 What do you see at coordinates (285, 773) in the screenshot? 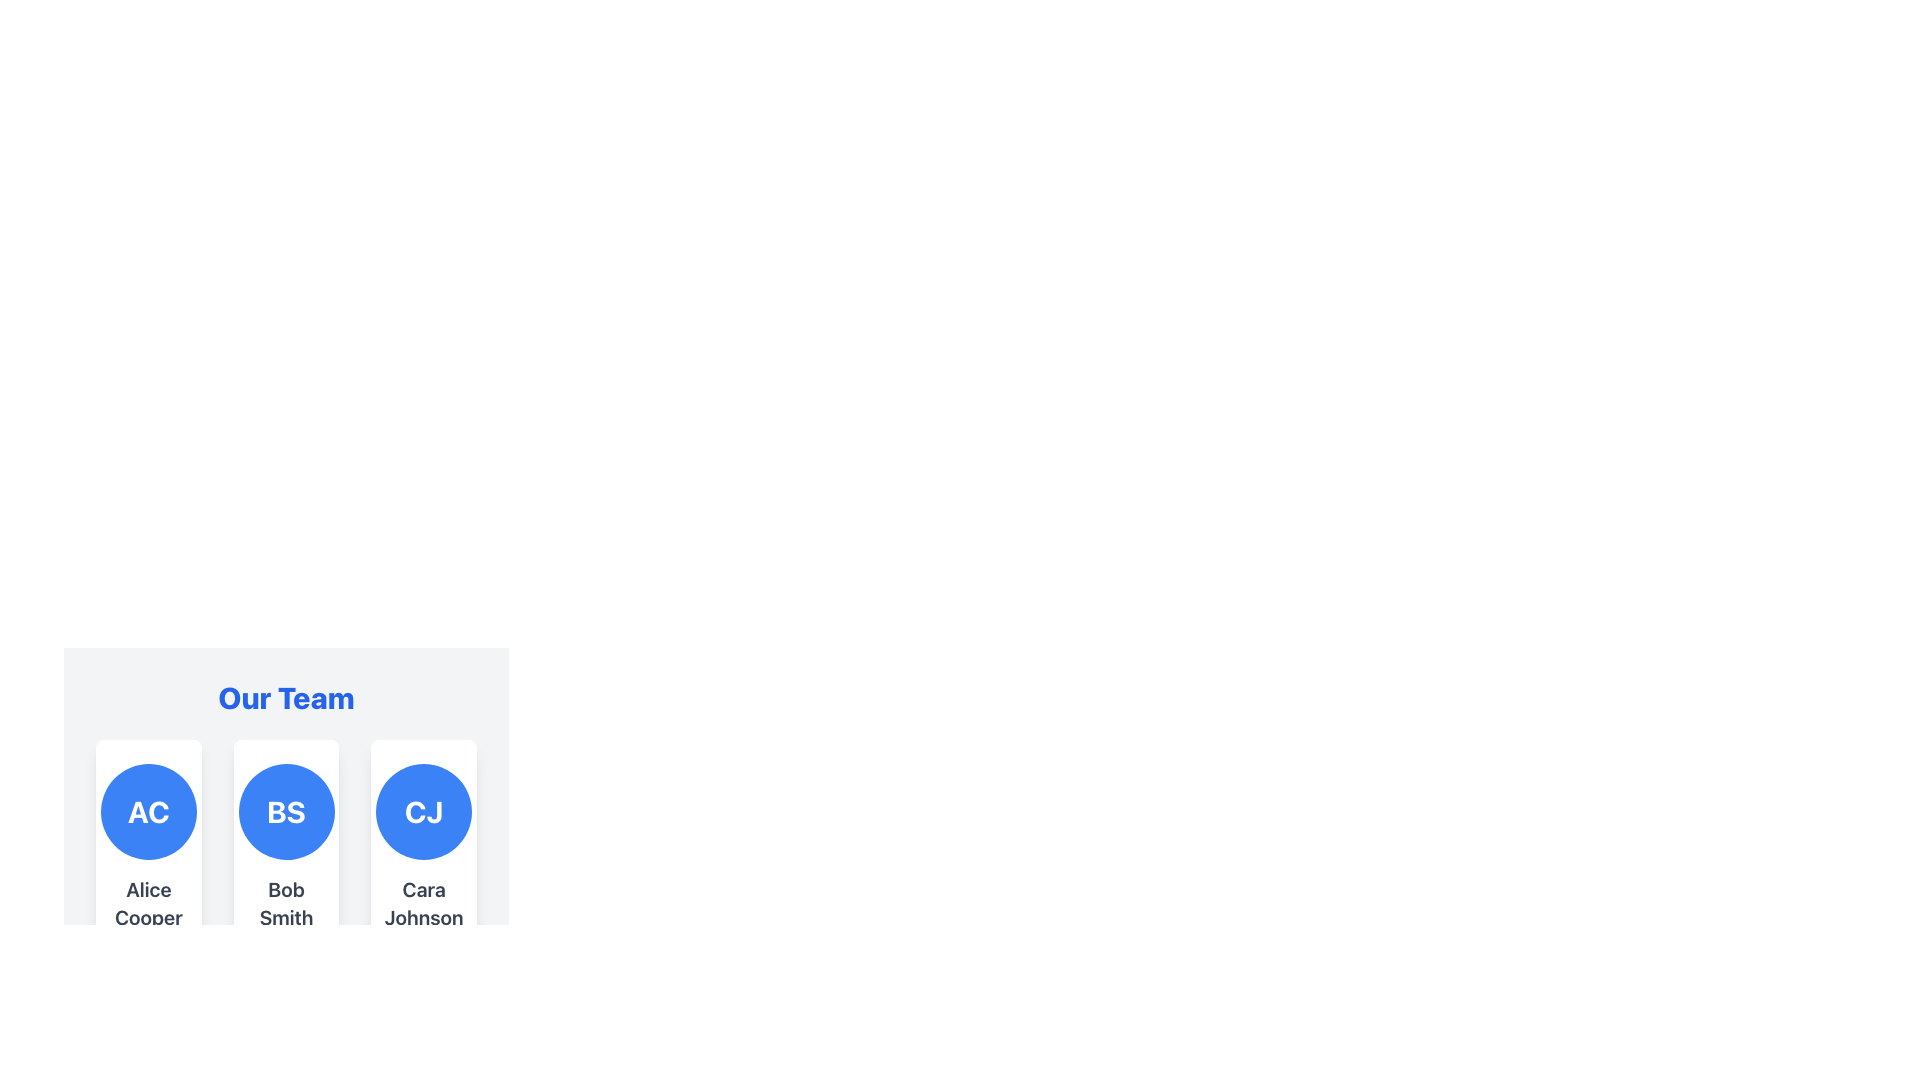
I see `keyboard navigation` at bounding box center [285, 773].